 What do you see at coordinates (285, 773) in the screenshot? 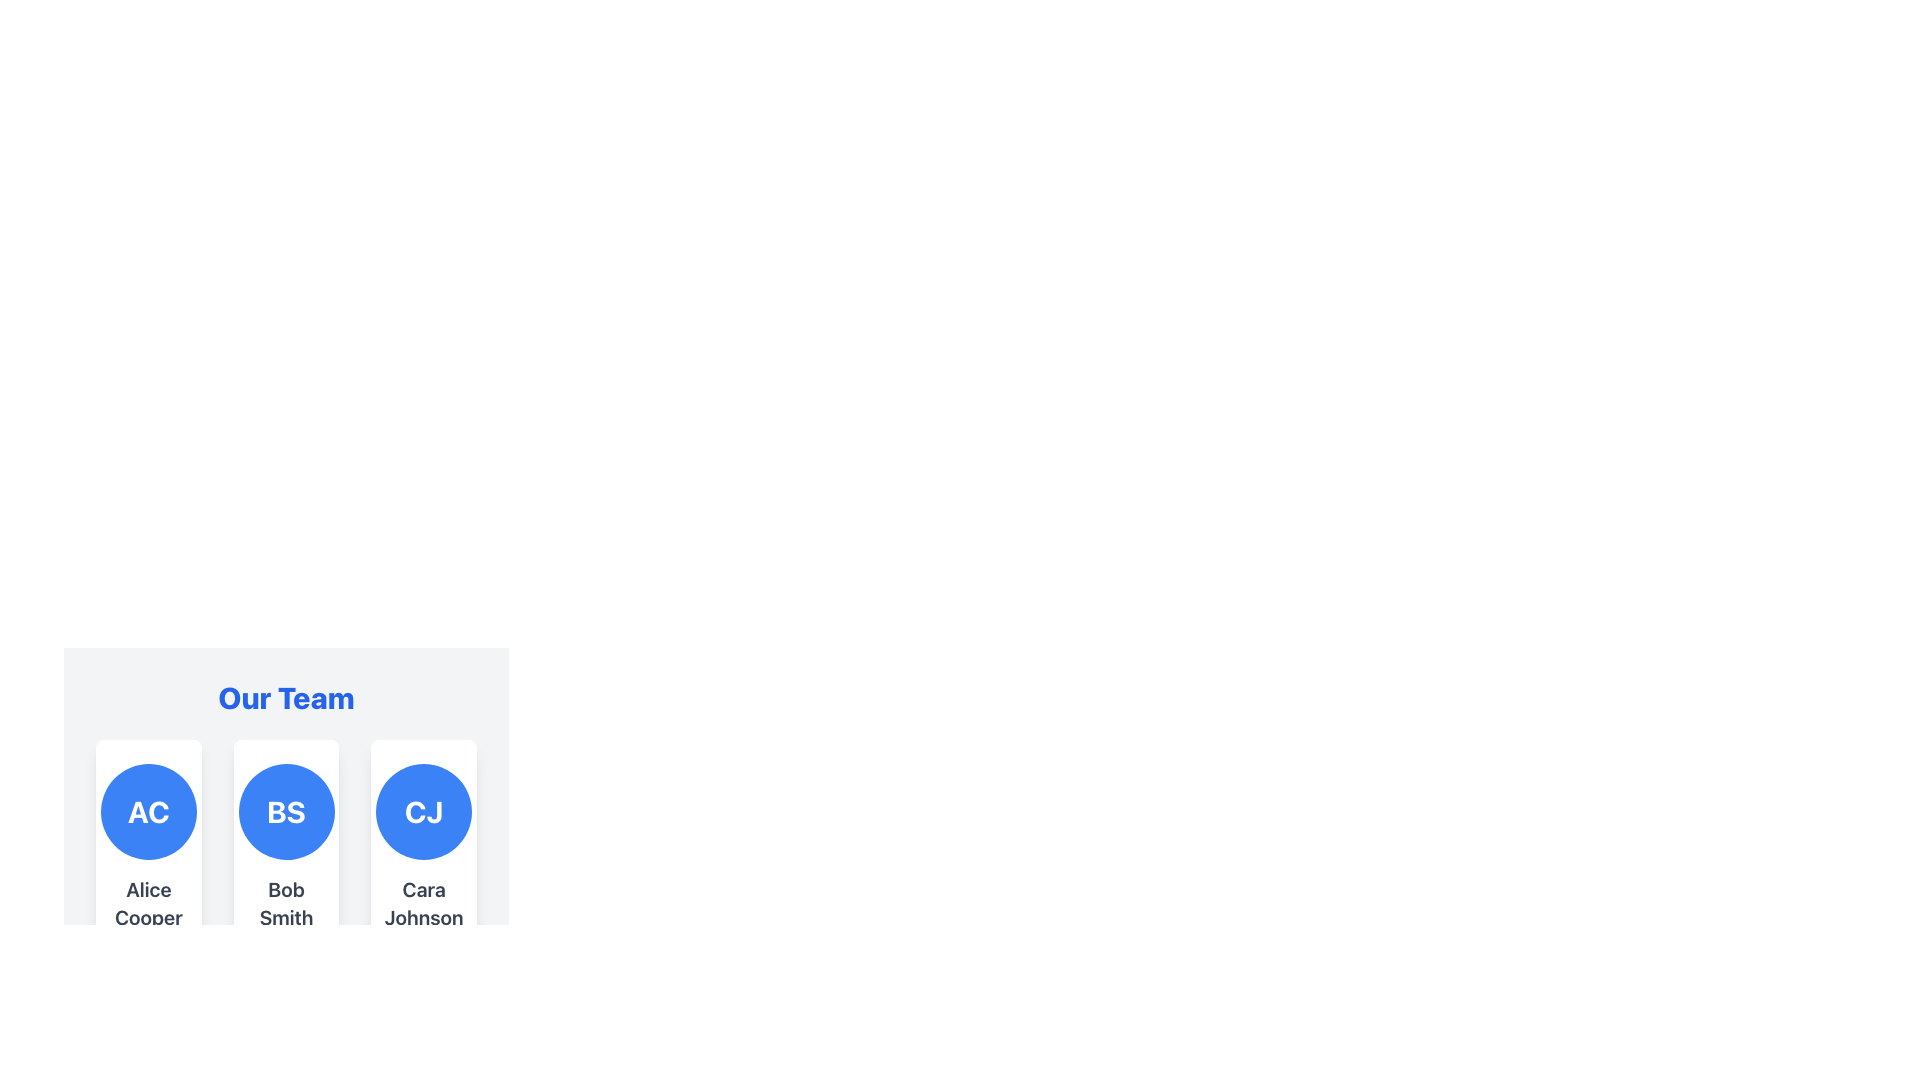
I see `keyboard navigation` at bounding box center [285, 773].